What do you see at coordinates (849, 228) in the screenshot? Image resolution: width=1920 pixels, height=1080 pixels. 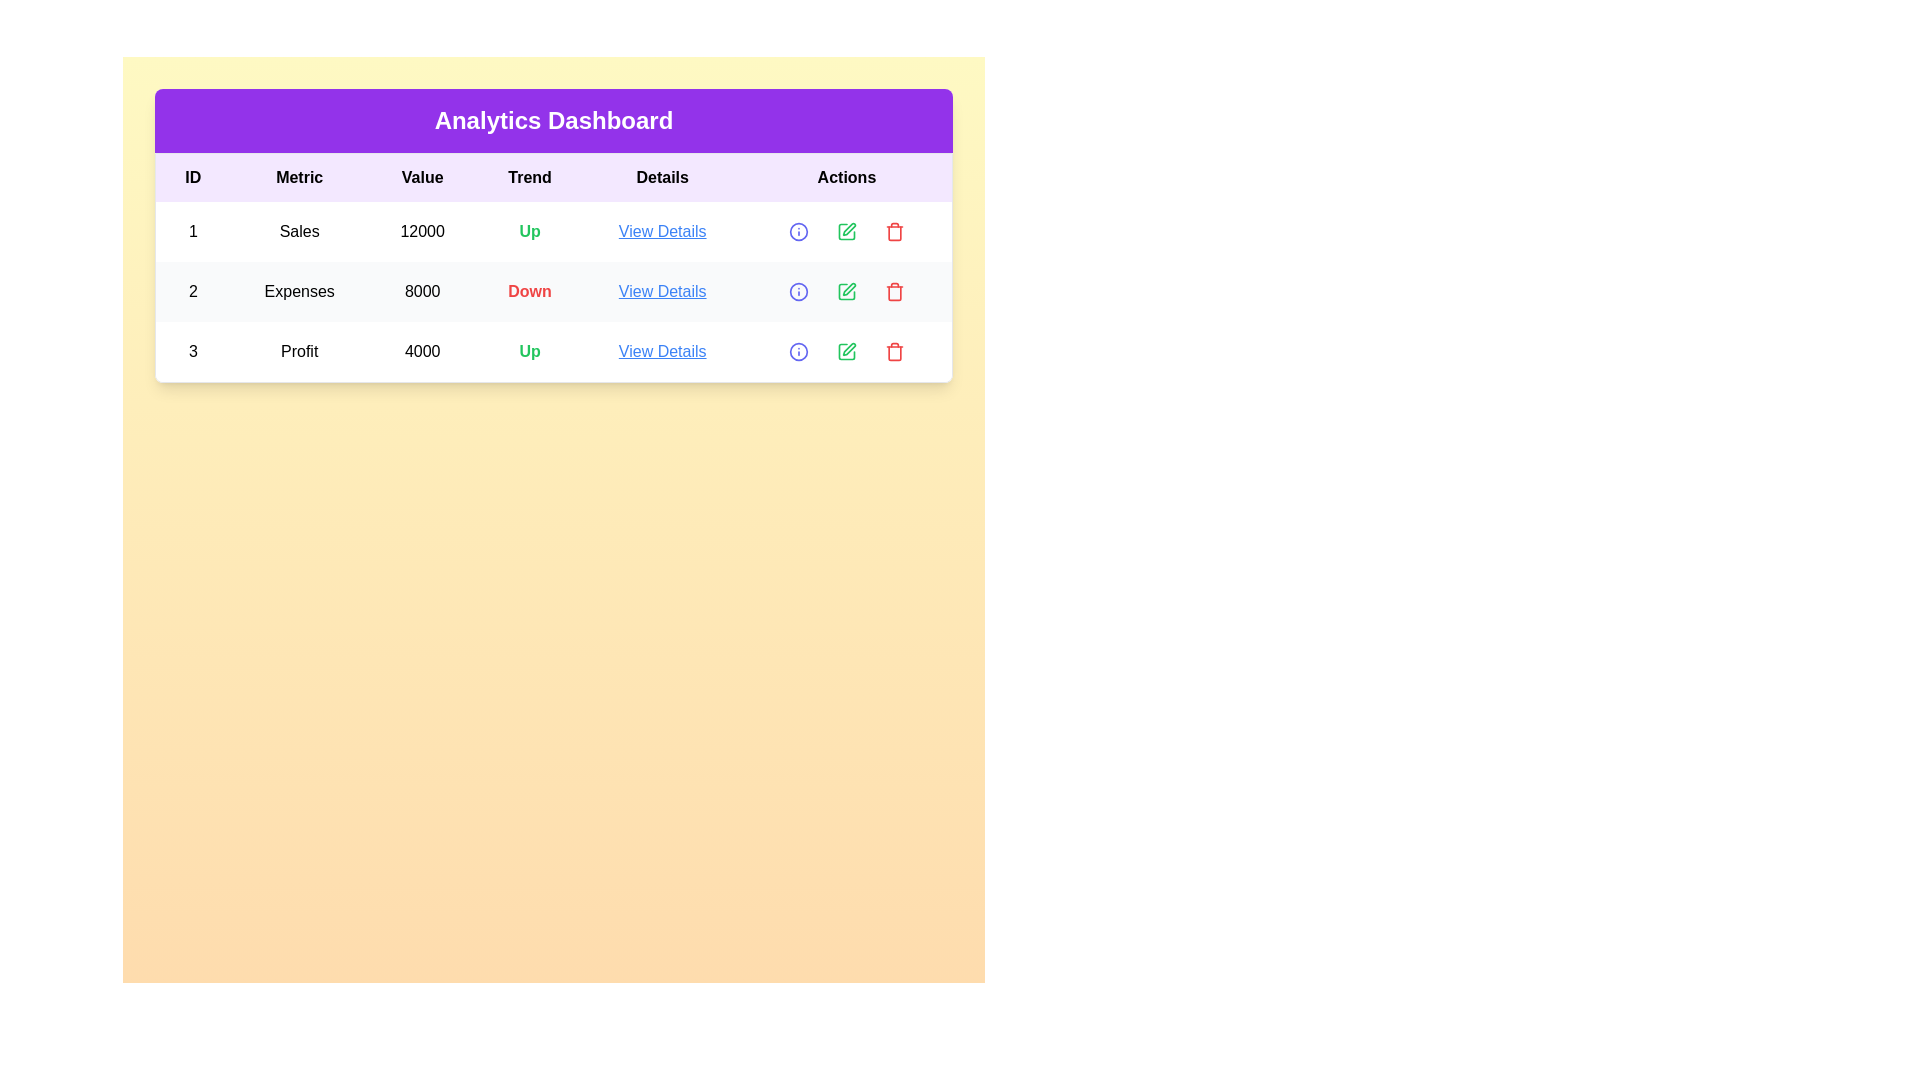 I see `the 'Edit' button icon in the third row of the 'Actions' column` at bounding box center [849, 228].